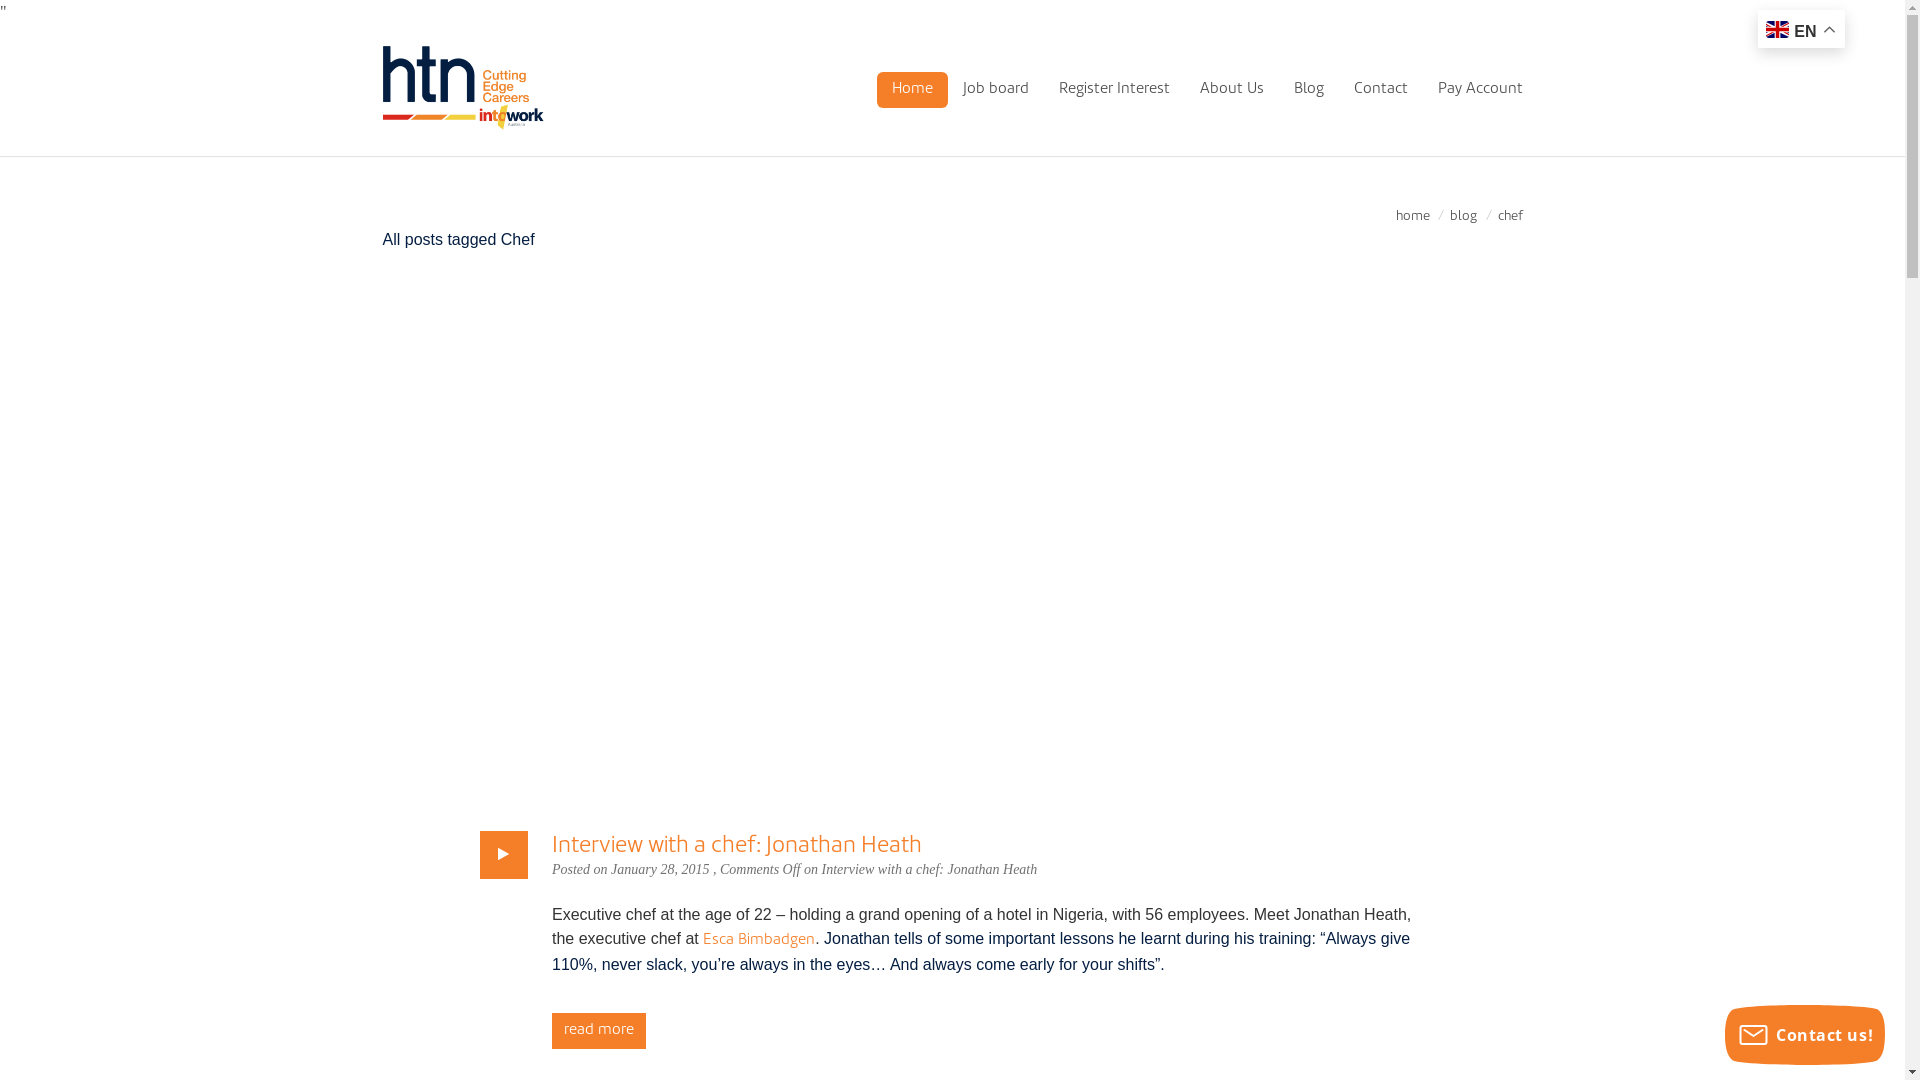 The height and width of the screenshot is (1080, 1920). Describe the element at coordinates (1379, 88) in the screenshot. I see `'Contact'` at that location.